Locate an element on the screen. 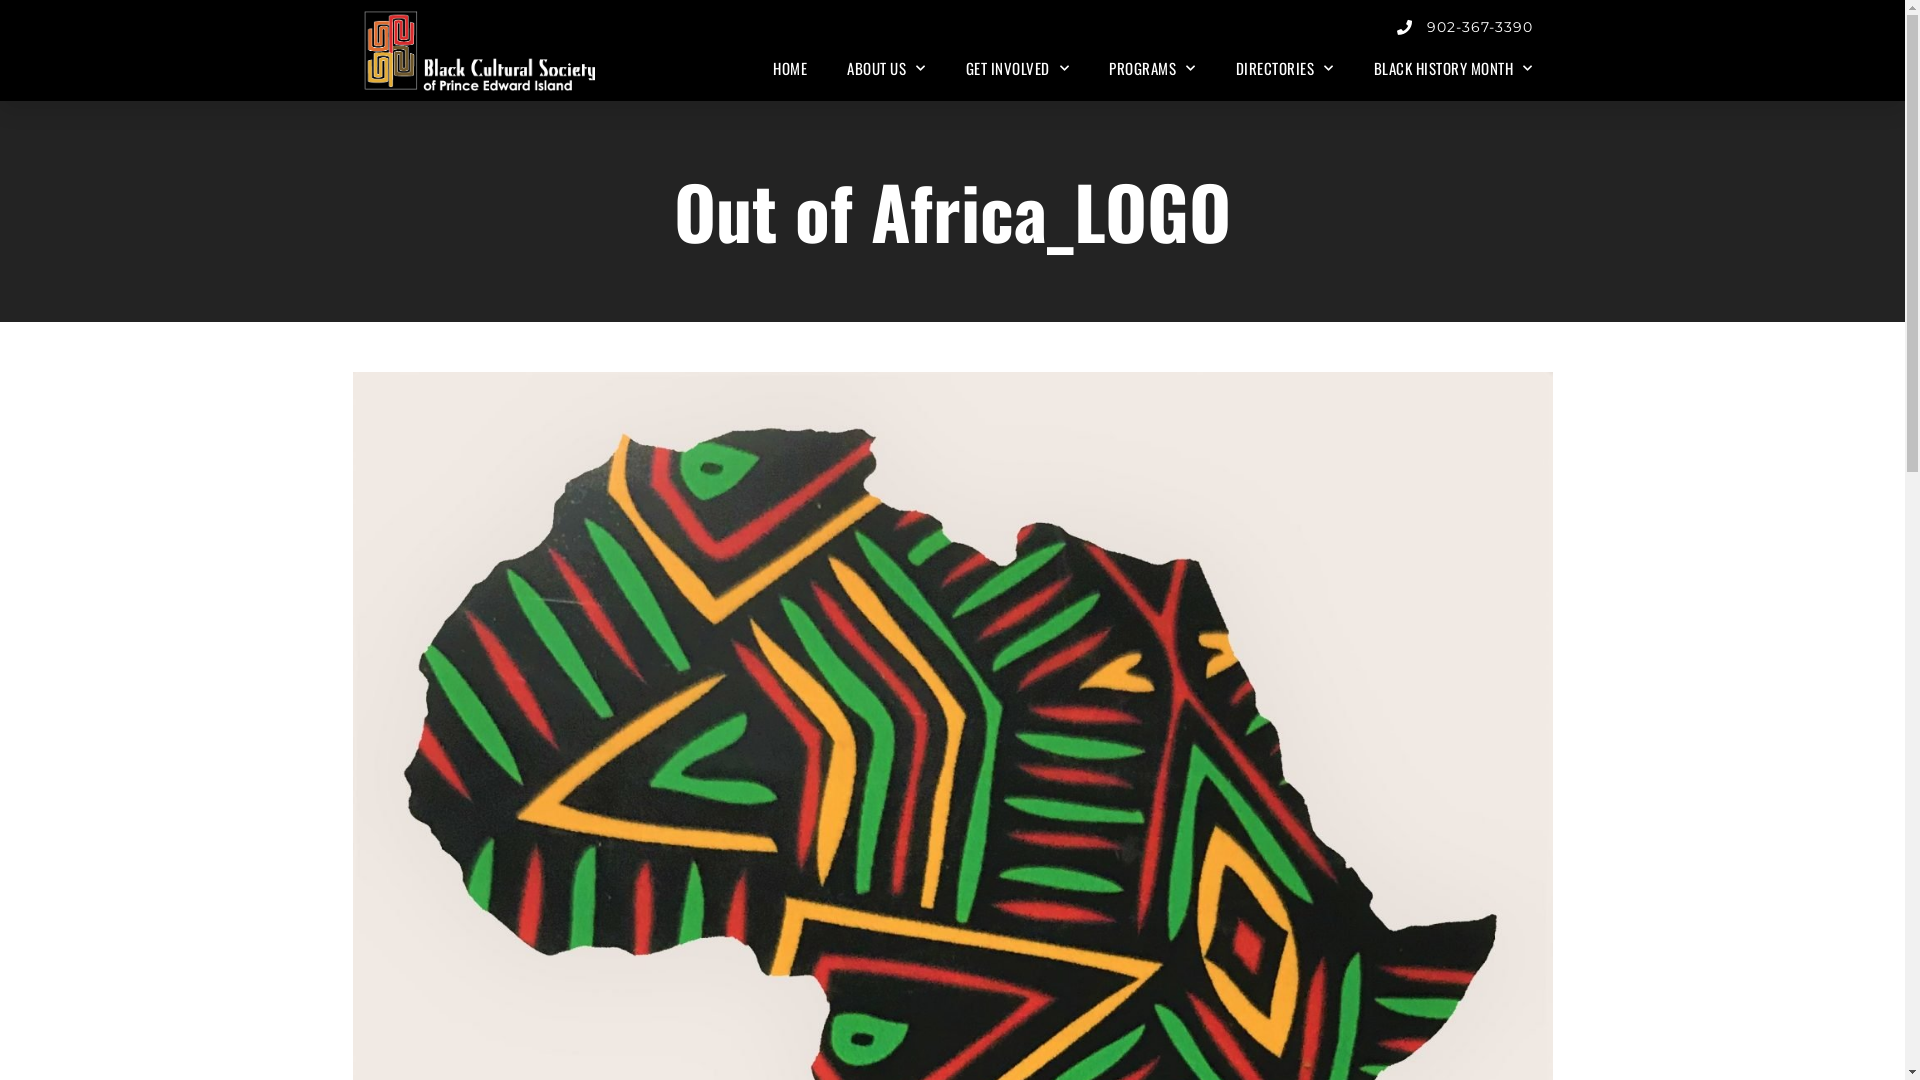 The height and width of the screenshot is (1080, 1920). 'GET INVOLVED' is located at coordinates (1017, 67).